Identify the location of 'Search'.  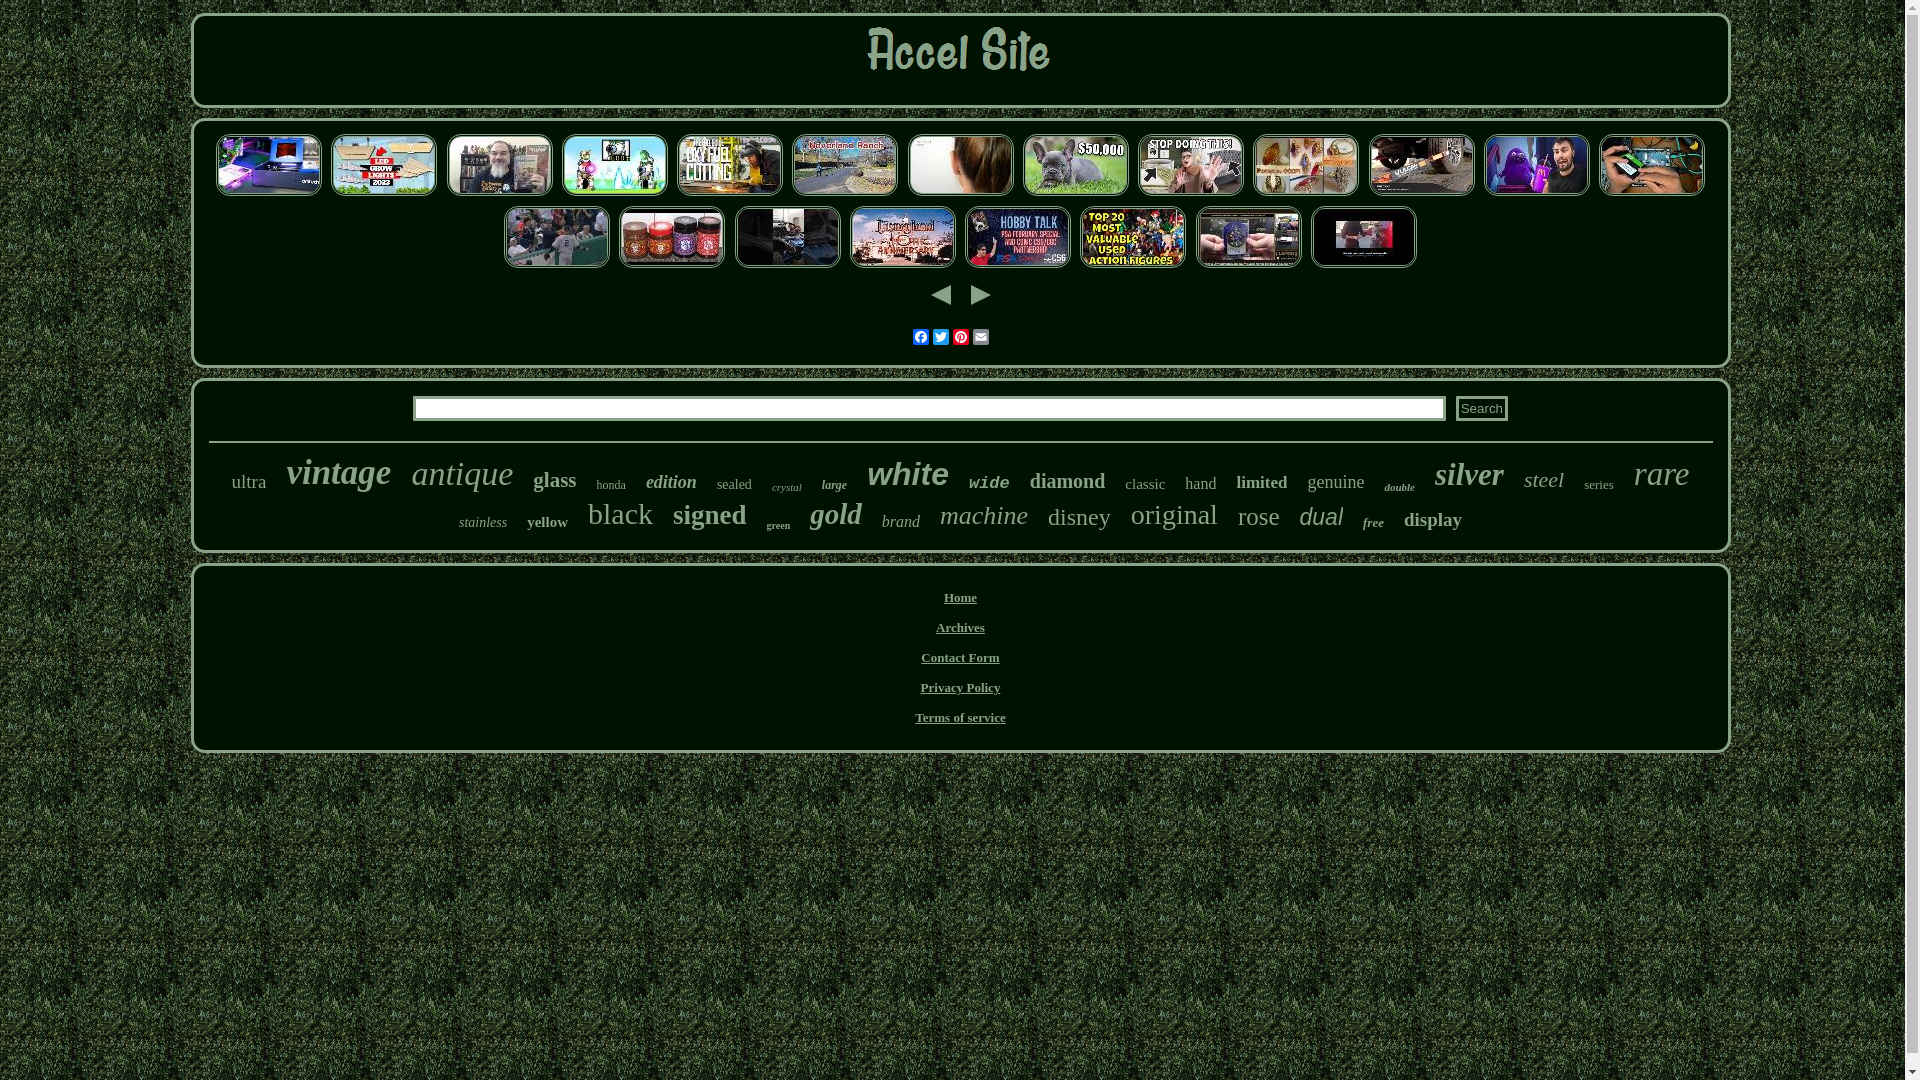
(1482, 407).